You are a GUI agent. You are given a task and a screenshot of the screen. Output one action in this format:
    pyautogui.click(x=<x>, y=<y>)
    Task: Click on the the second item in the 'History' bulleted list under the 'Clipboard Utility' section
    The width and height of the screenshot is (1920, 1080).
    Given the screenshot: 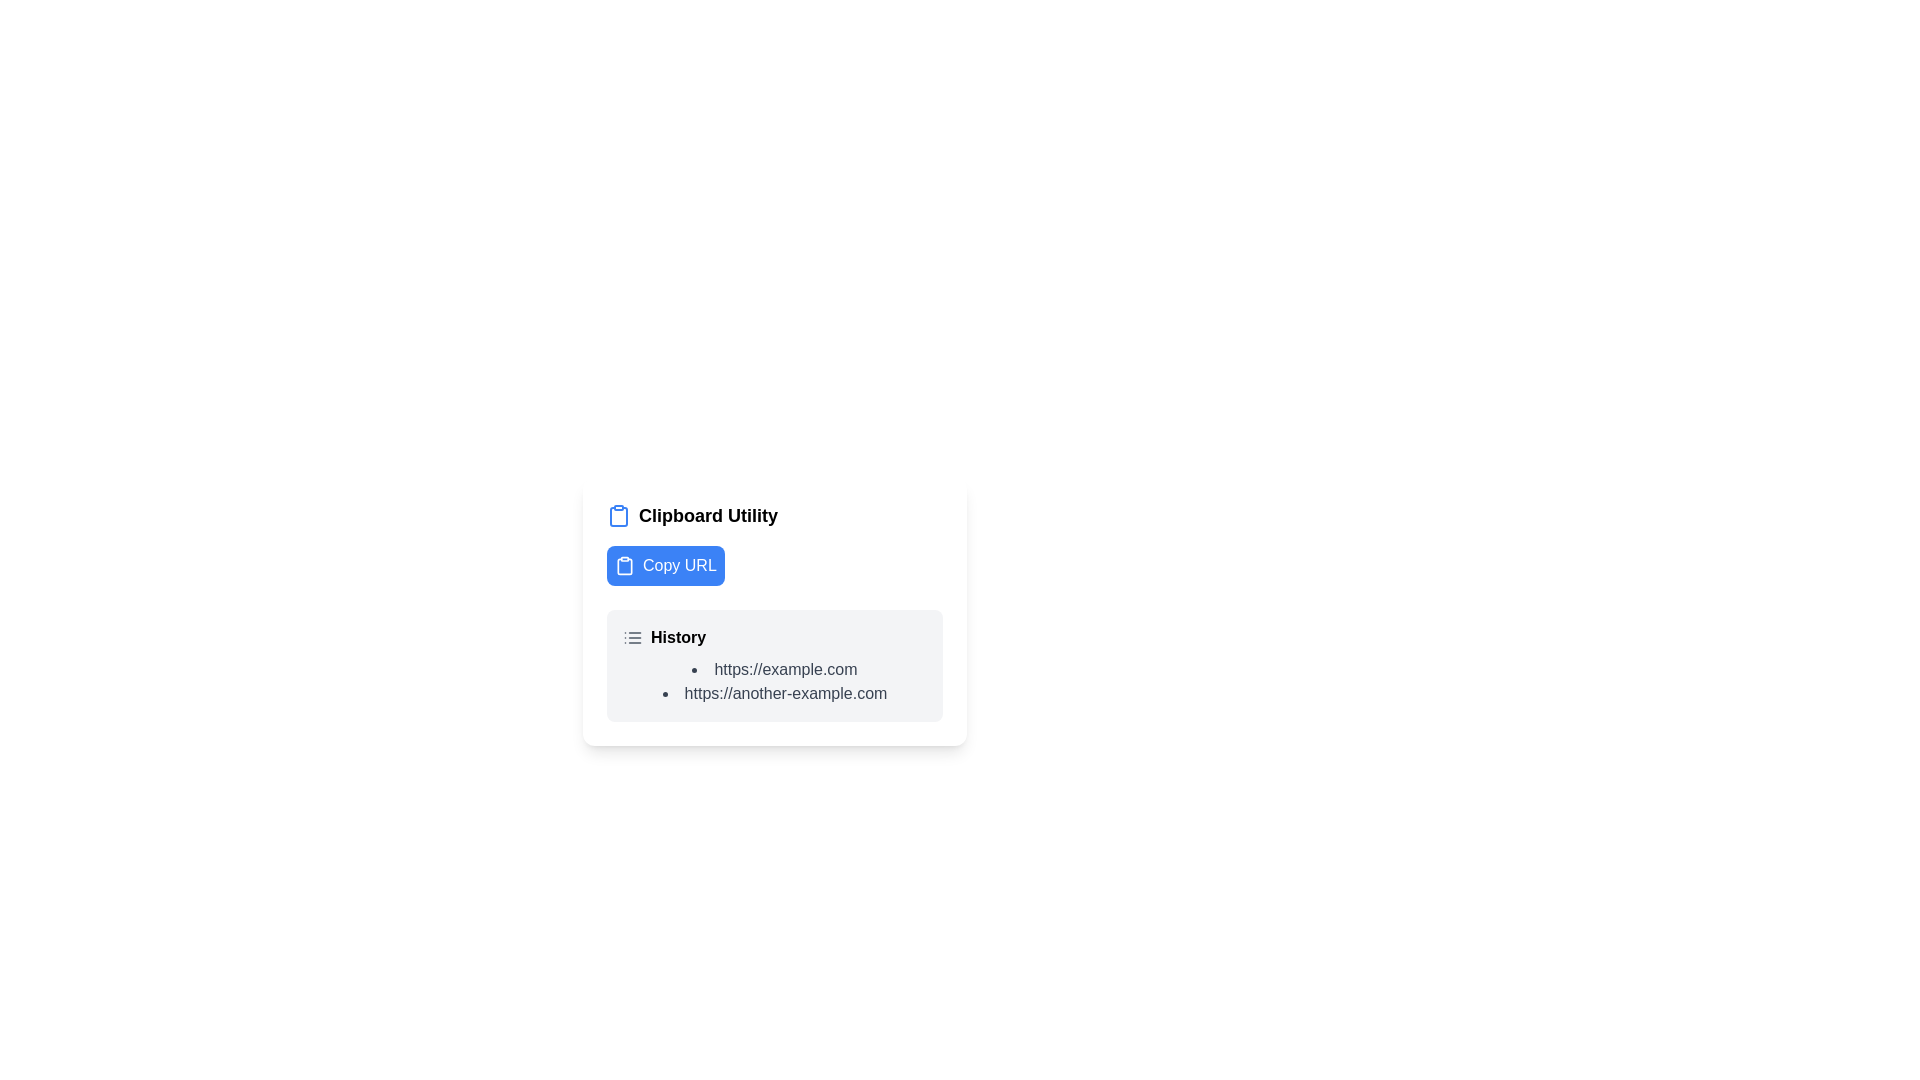 What is the action you would take?
    pyautogui.click(x=773, y=681)
    